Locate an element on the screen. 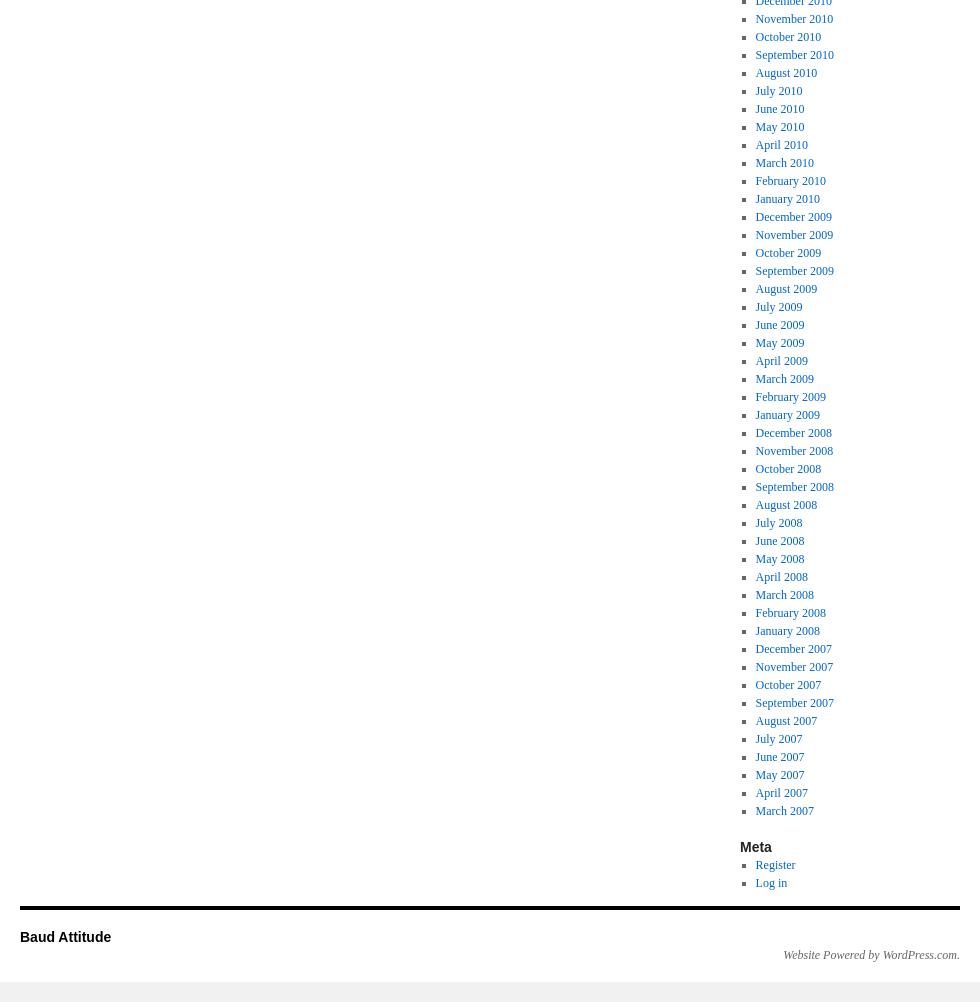 This screenshot has height=1002, width=980. 'May 2008' is located at coordinates (779, 559).